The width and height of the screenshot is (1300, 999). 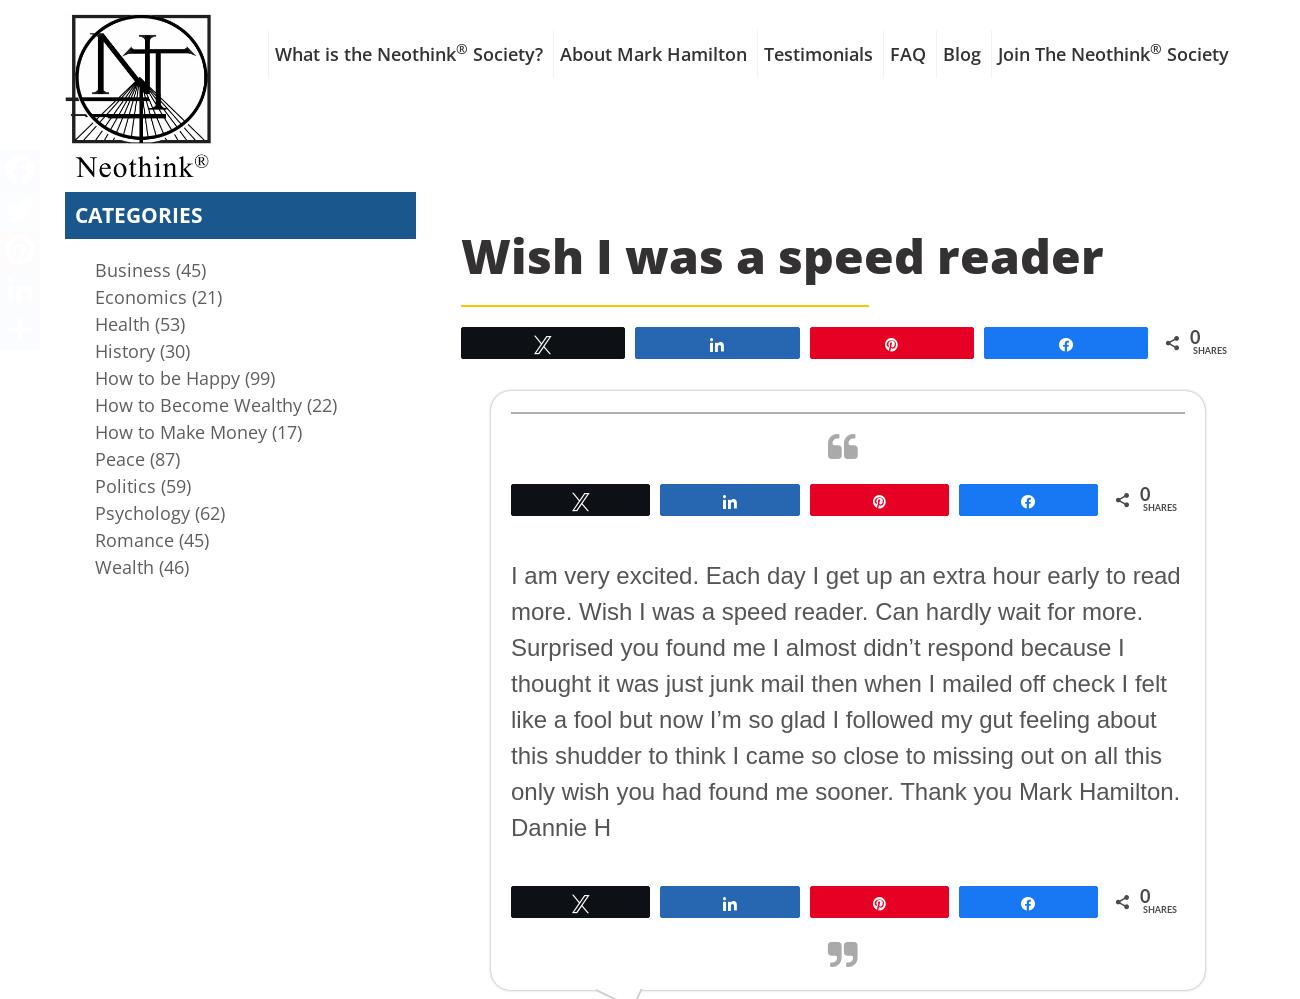 What do you see at coordinates (141, 511) in the screenshot?
I see `'Psychology'` at bounding box center [141, 511].